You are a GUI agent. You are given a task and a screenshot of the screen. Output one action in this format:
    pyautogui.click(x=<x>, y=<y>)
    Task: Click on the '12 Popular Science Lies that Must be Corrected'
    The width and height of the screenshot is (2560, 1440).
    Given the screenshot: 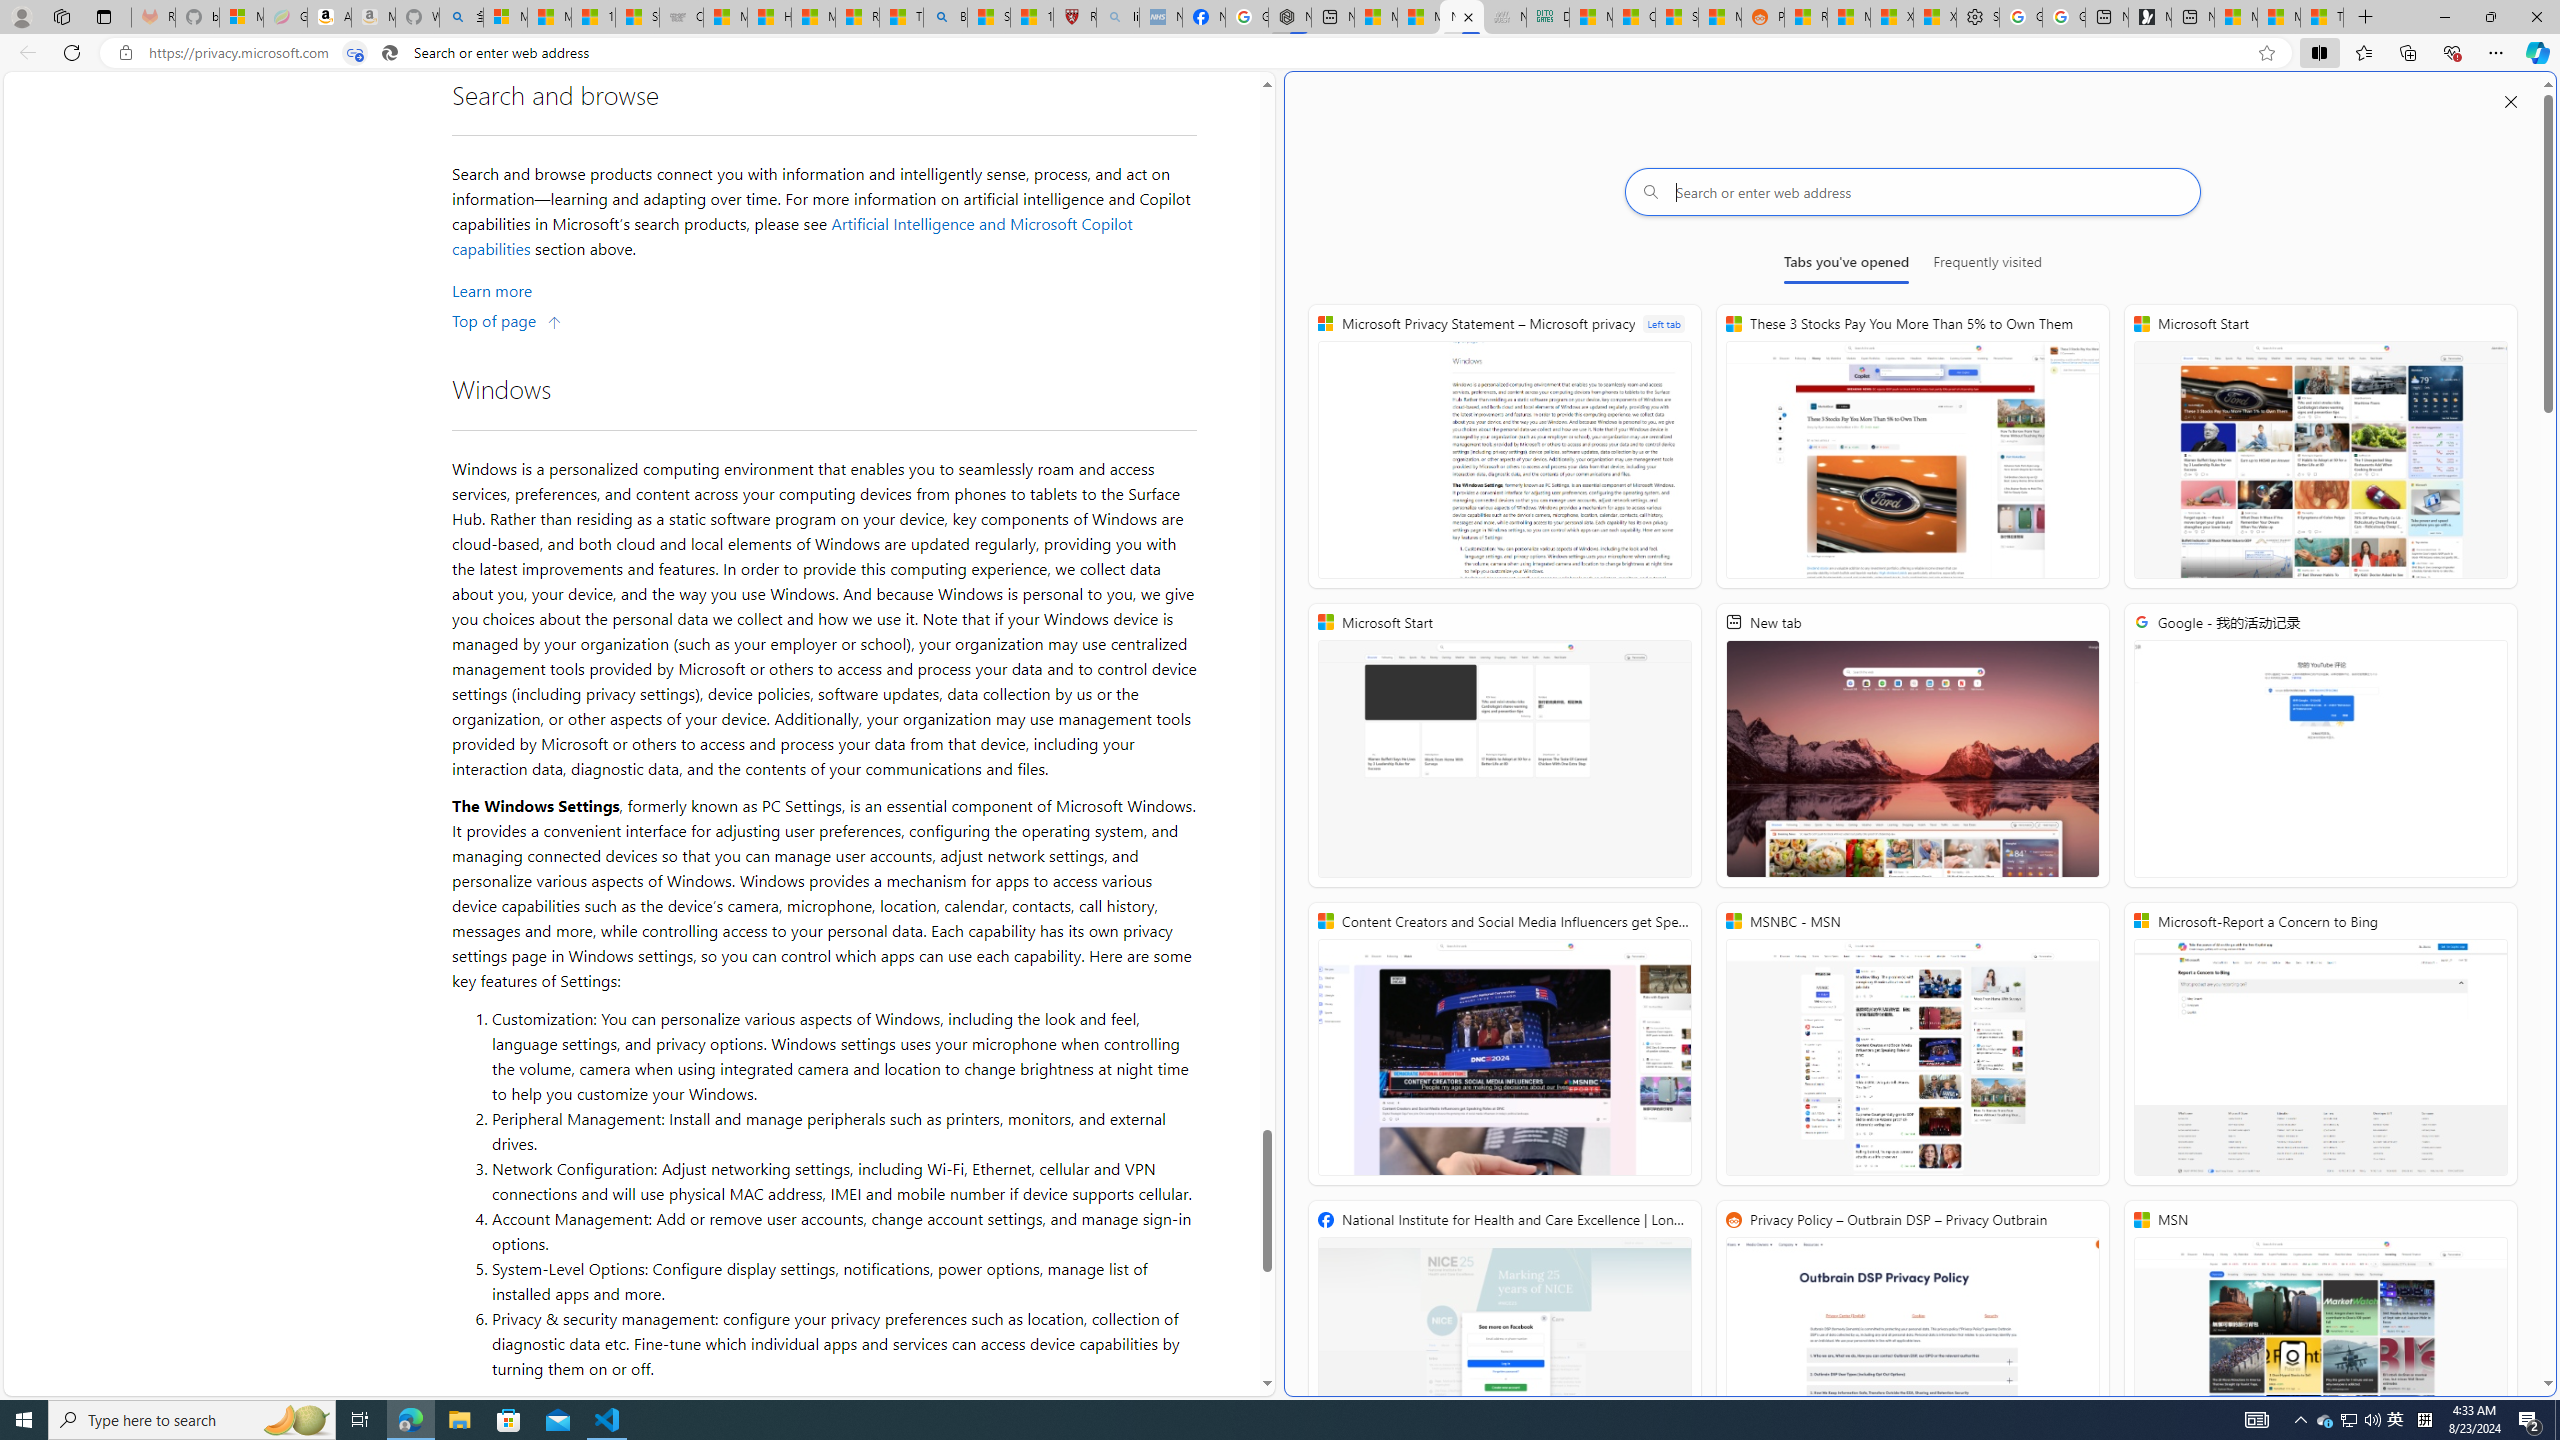 What is the action you would take?
    pyautogui.click(x=1031, y=16)
    